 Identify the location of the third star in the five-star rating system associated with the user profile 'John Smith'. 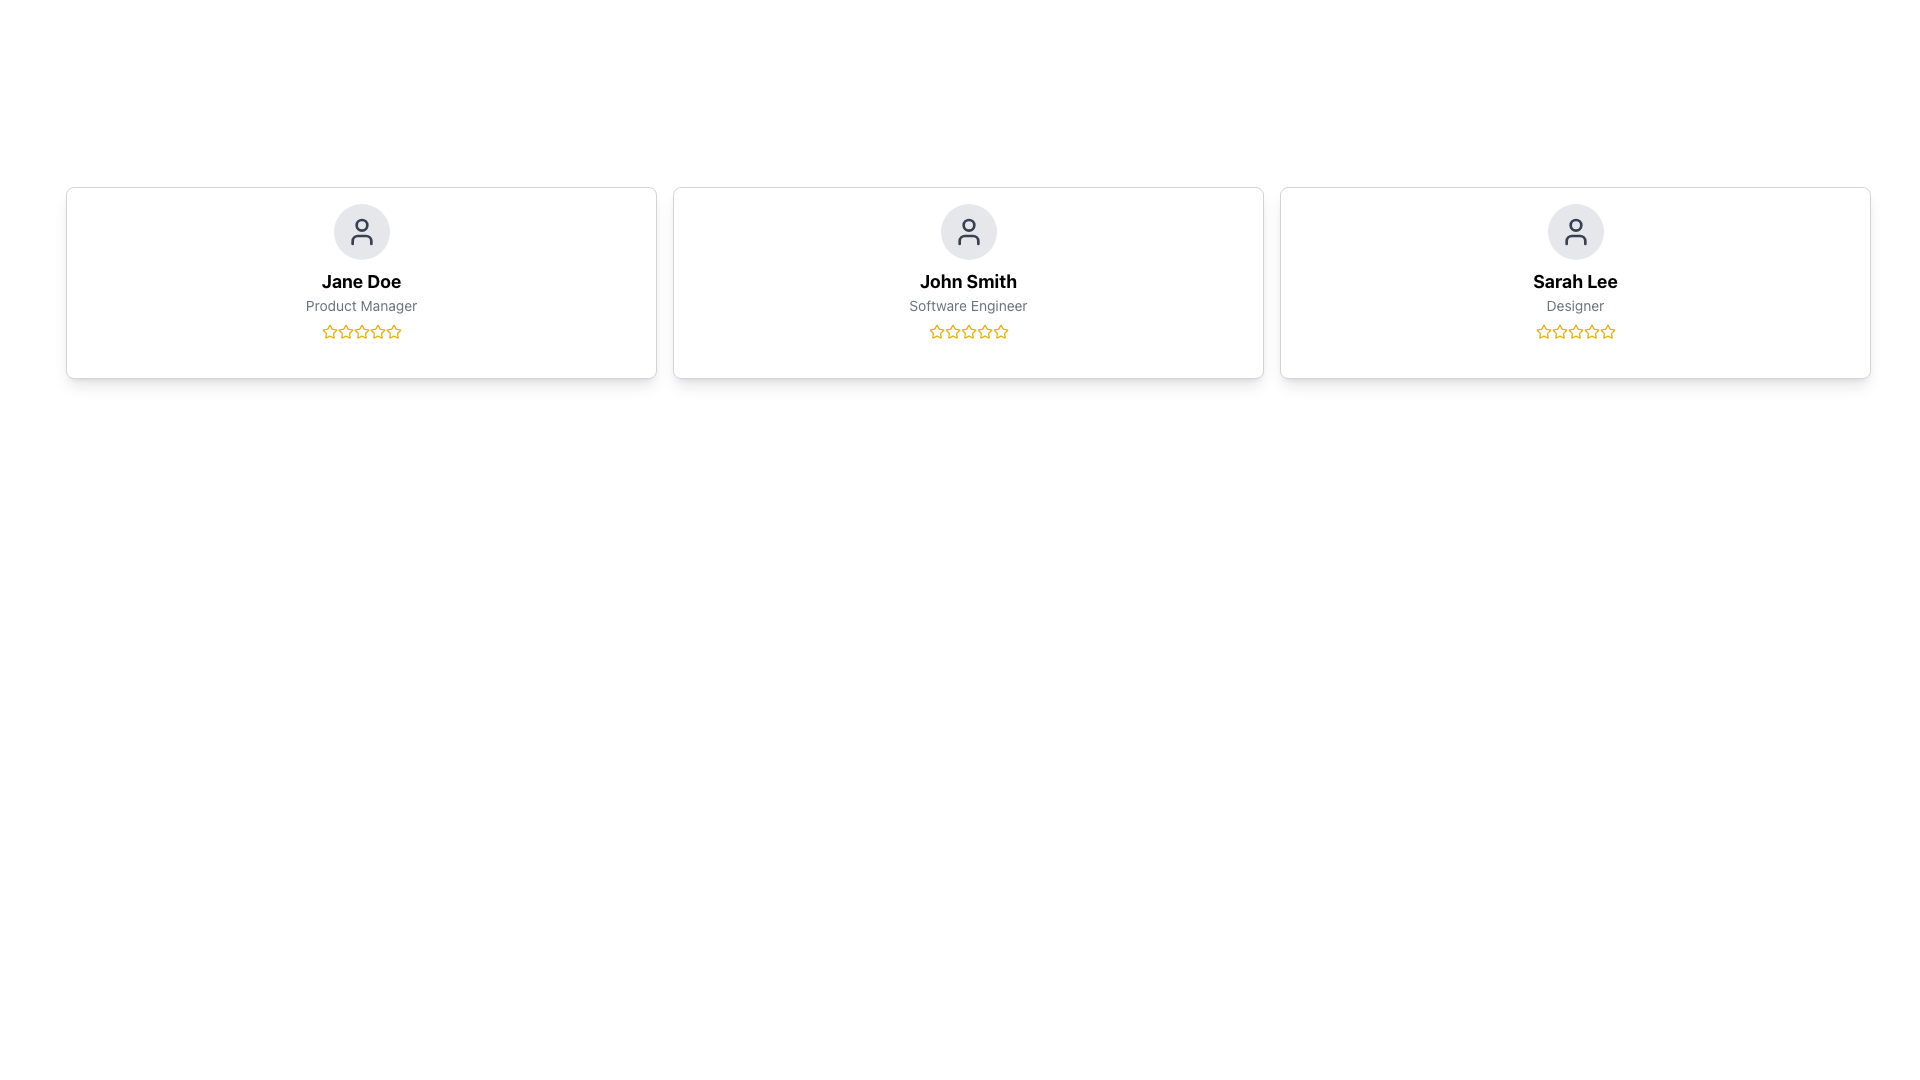
(984, 330).